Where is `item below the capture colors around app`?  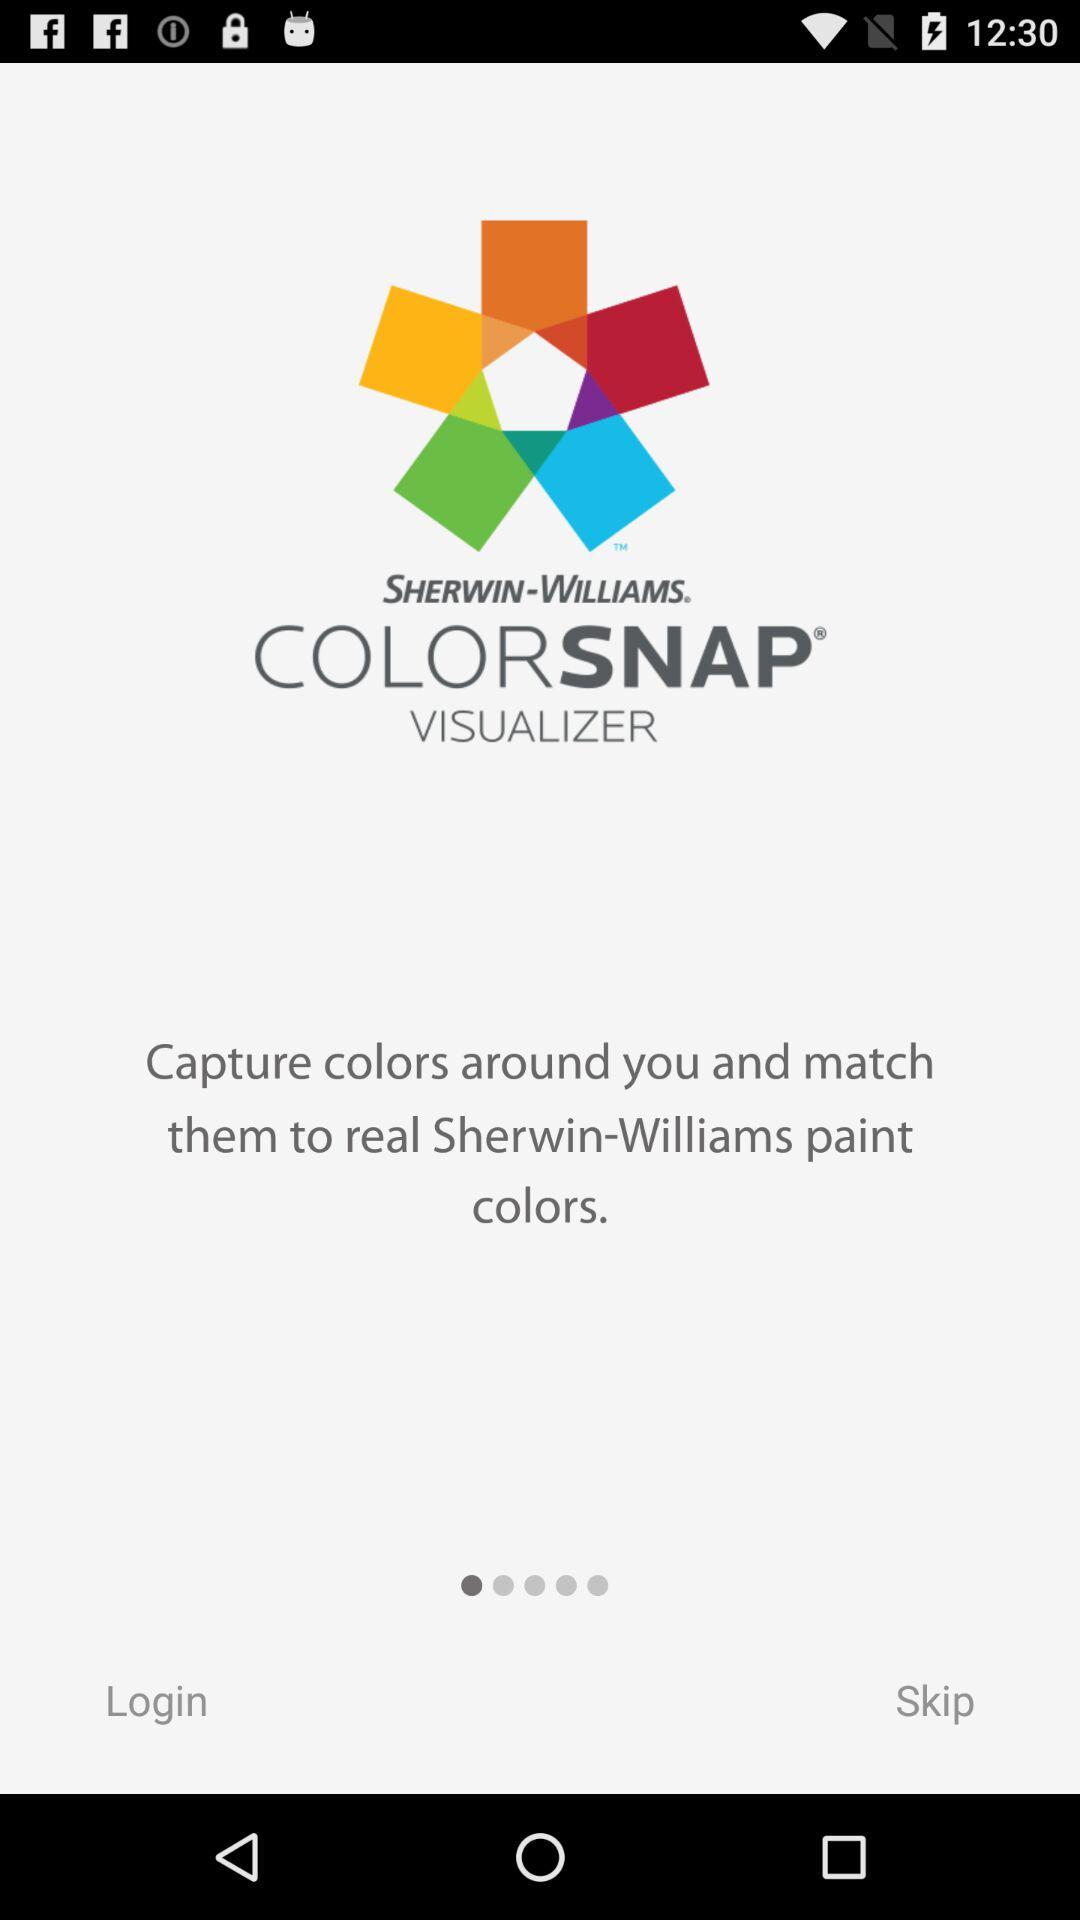
item below the capture colors around app is located at coordinates (136, 1705).